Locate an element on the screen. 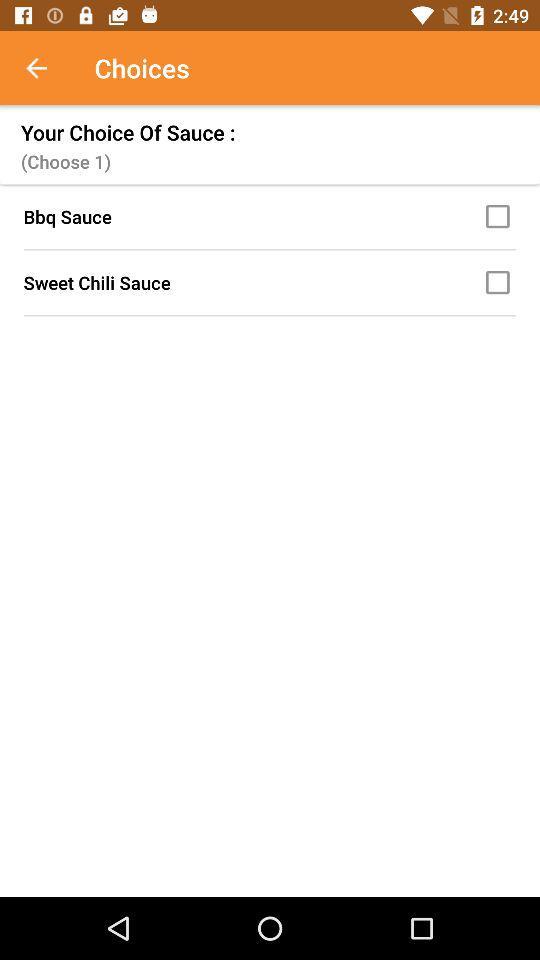 The image size is (540, 960). go back is located at coordinates (47, 68).